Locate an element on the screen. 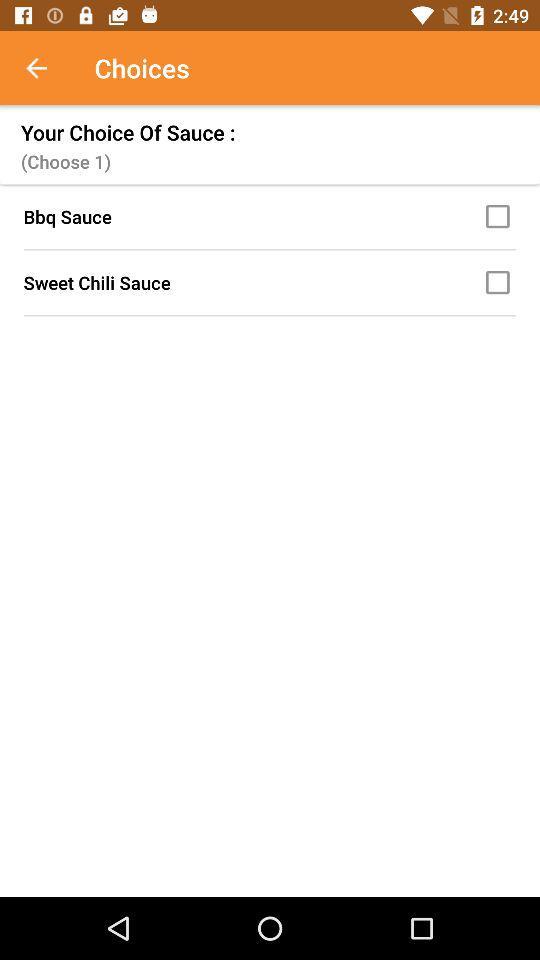 The image size is (540, 960). go back is located at coordinates (47, 68).